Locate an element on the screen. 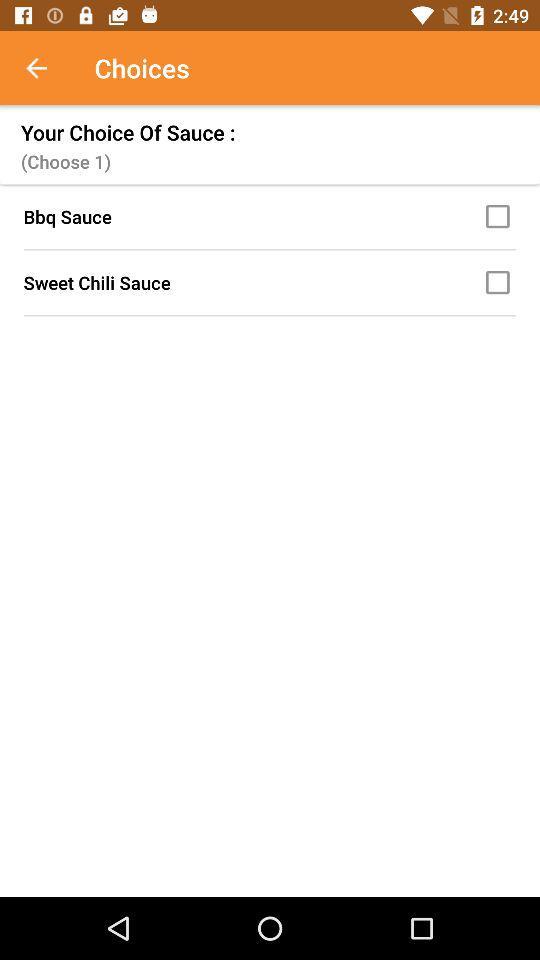 The image size is (540, 960). go back is located at coordinates (47, 68).